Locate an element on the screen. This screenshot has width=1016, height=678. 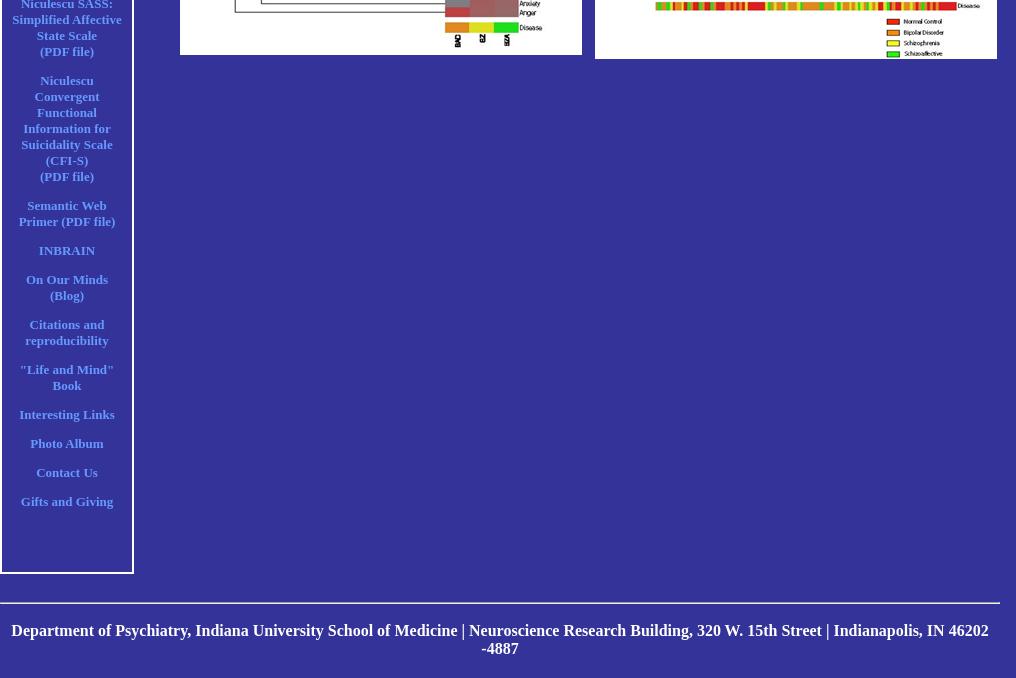
'Niculescu Convergent Functional Information for Suicidality Scale (CFI-S)' is located at coordinates (66, 119).